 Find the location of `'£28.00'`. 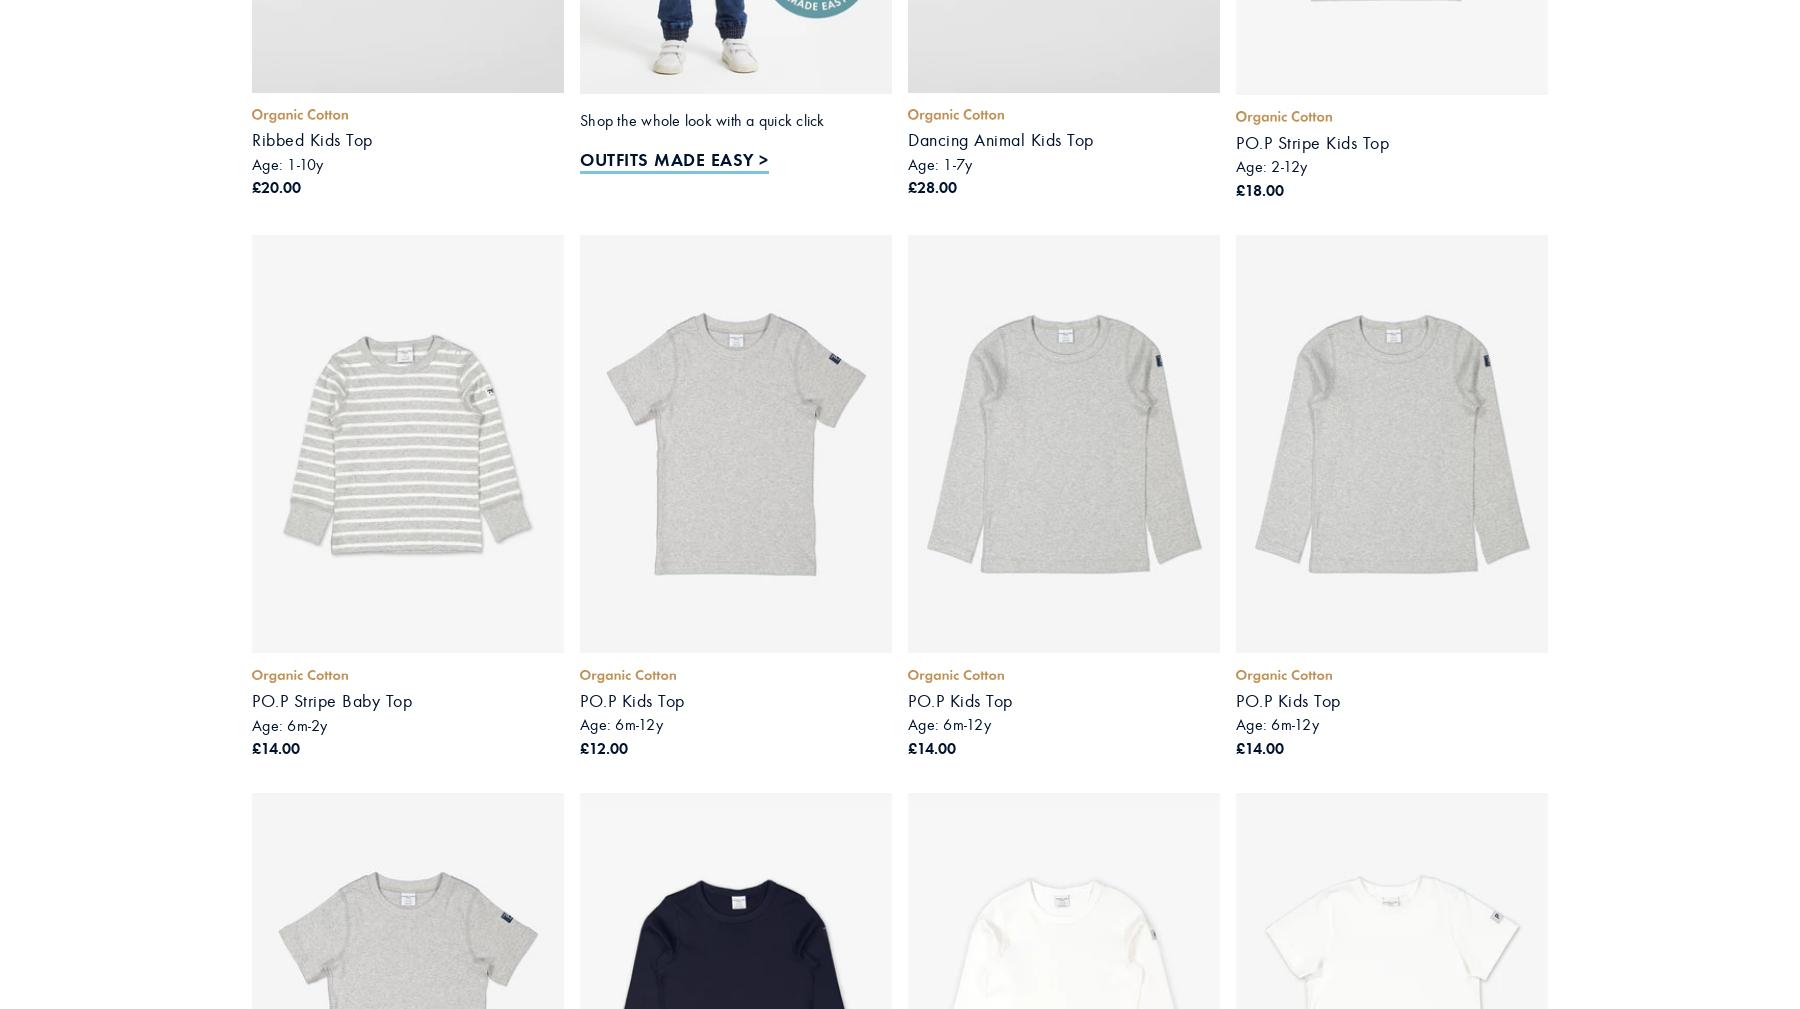

'£28.00' is located at coordinates (906, 186).